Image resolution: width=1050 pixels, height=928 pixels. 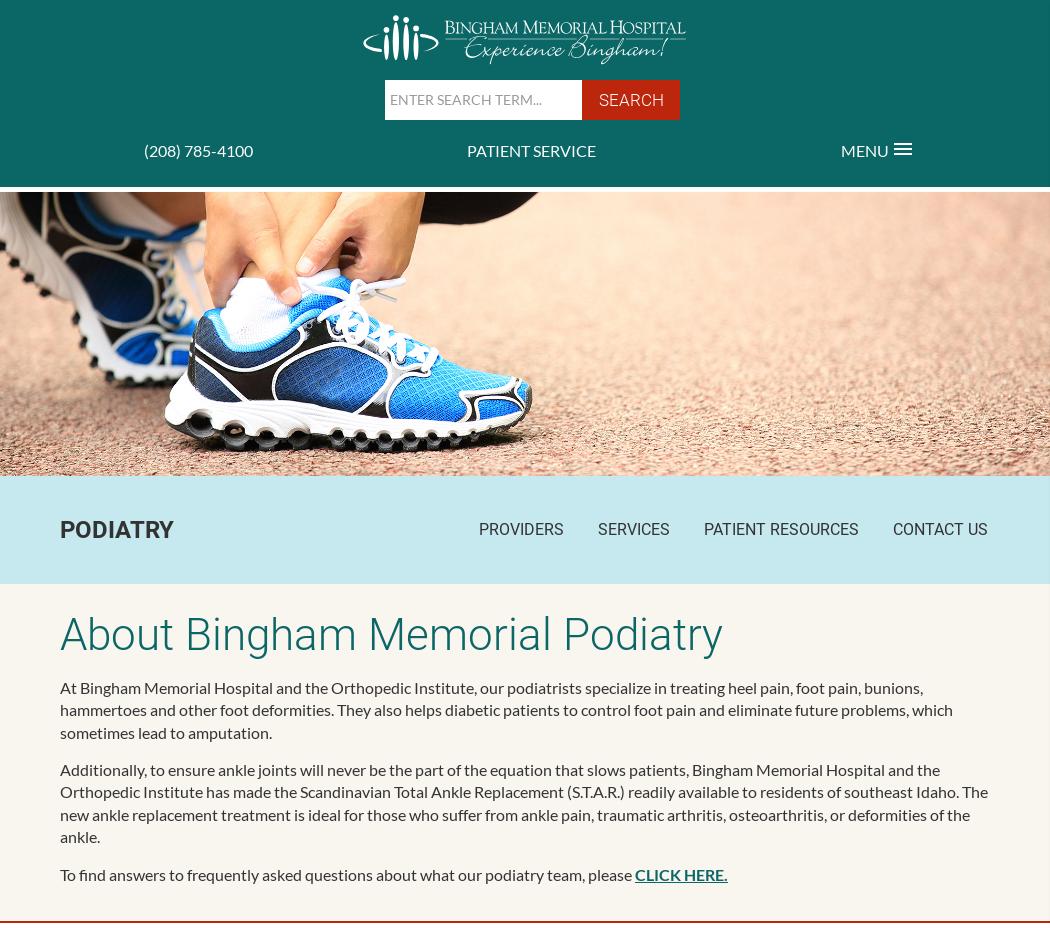 What do you see at coordinates (704, 527) in the screenshot?
I see `'Patient Resources'` at bounding box center [704, 527].